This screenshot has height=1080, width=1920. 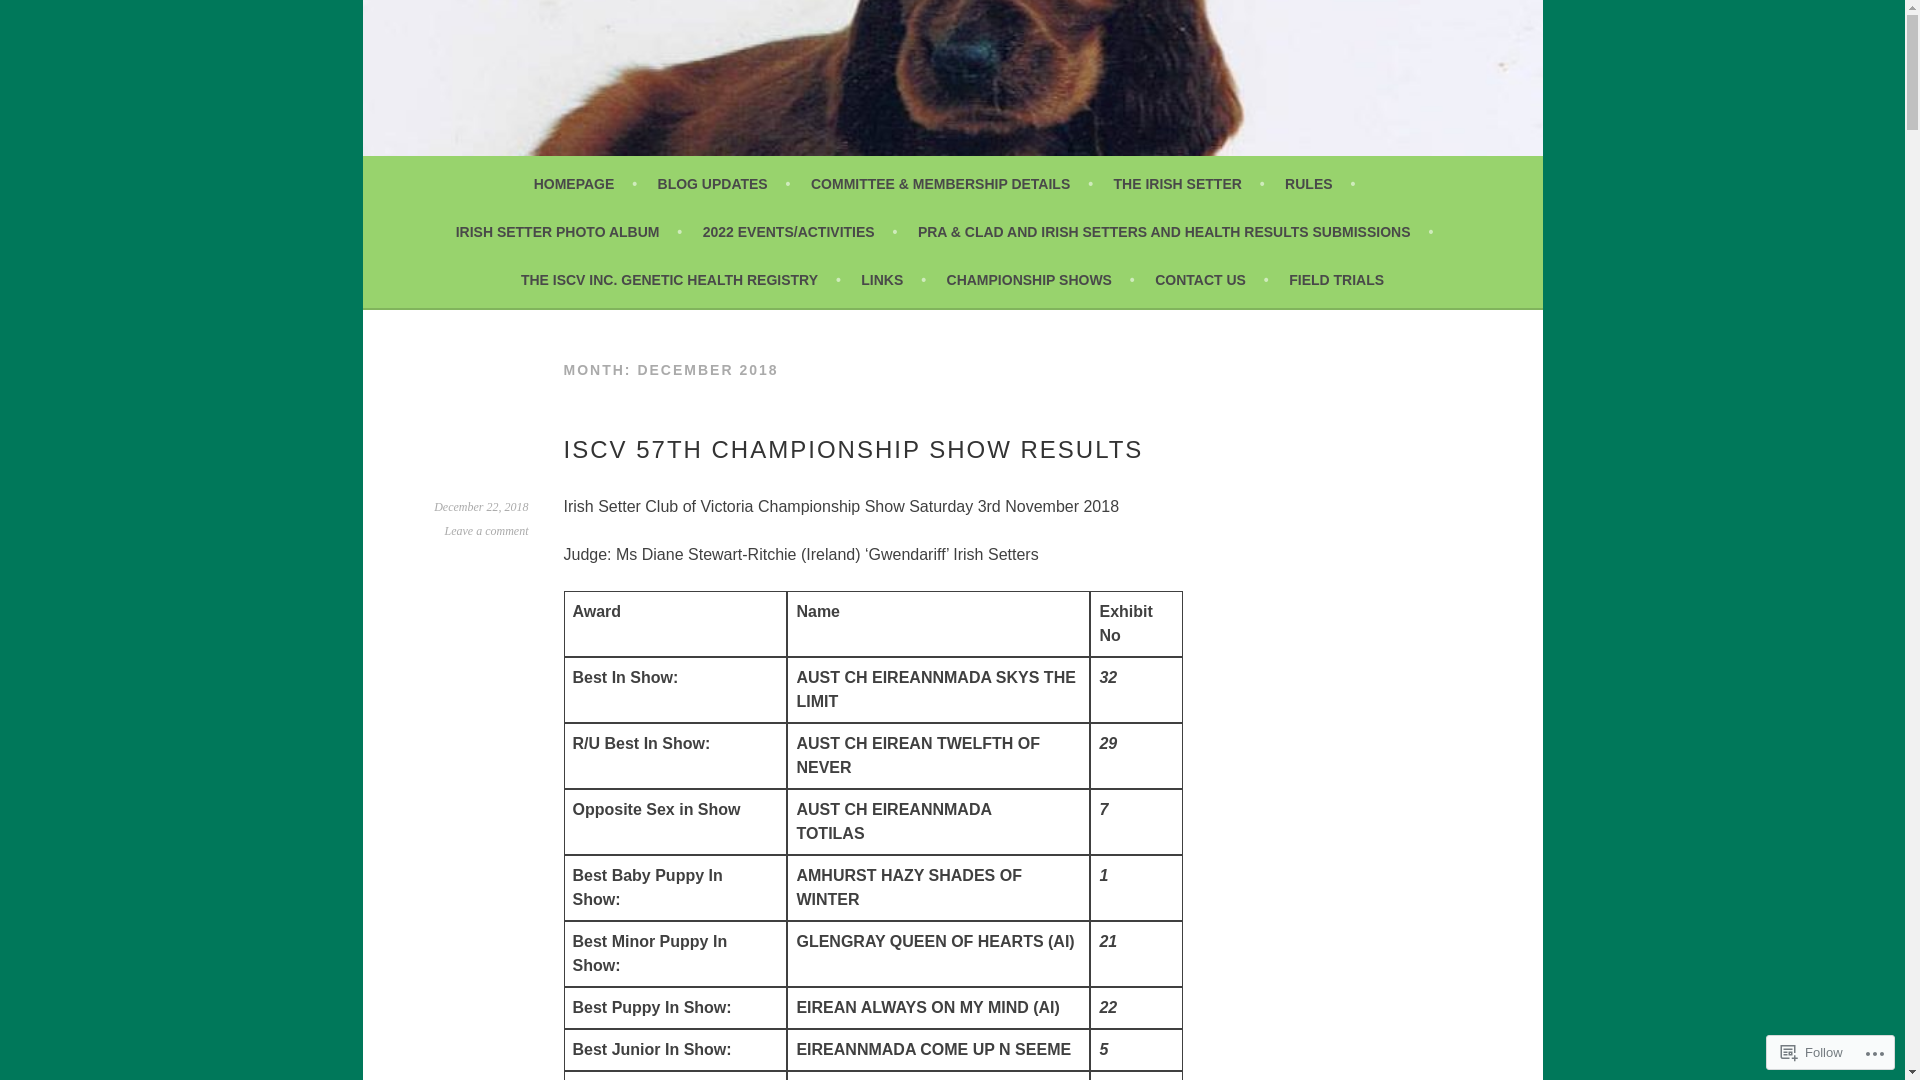 I want to click on 'RULES', so click(x=1320, y=184).